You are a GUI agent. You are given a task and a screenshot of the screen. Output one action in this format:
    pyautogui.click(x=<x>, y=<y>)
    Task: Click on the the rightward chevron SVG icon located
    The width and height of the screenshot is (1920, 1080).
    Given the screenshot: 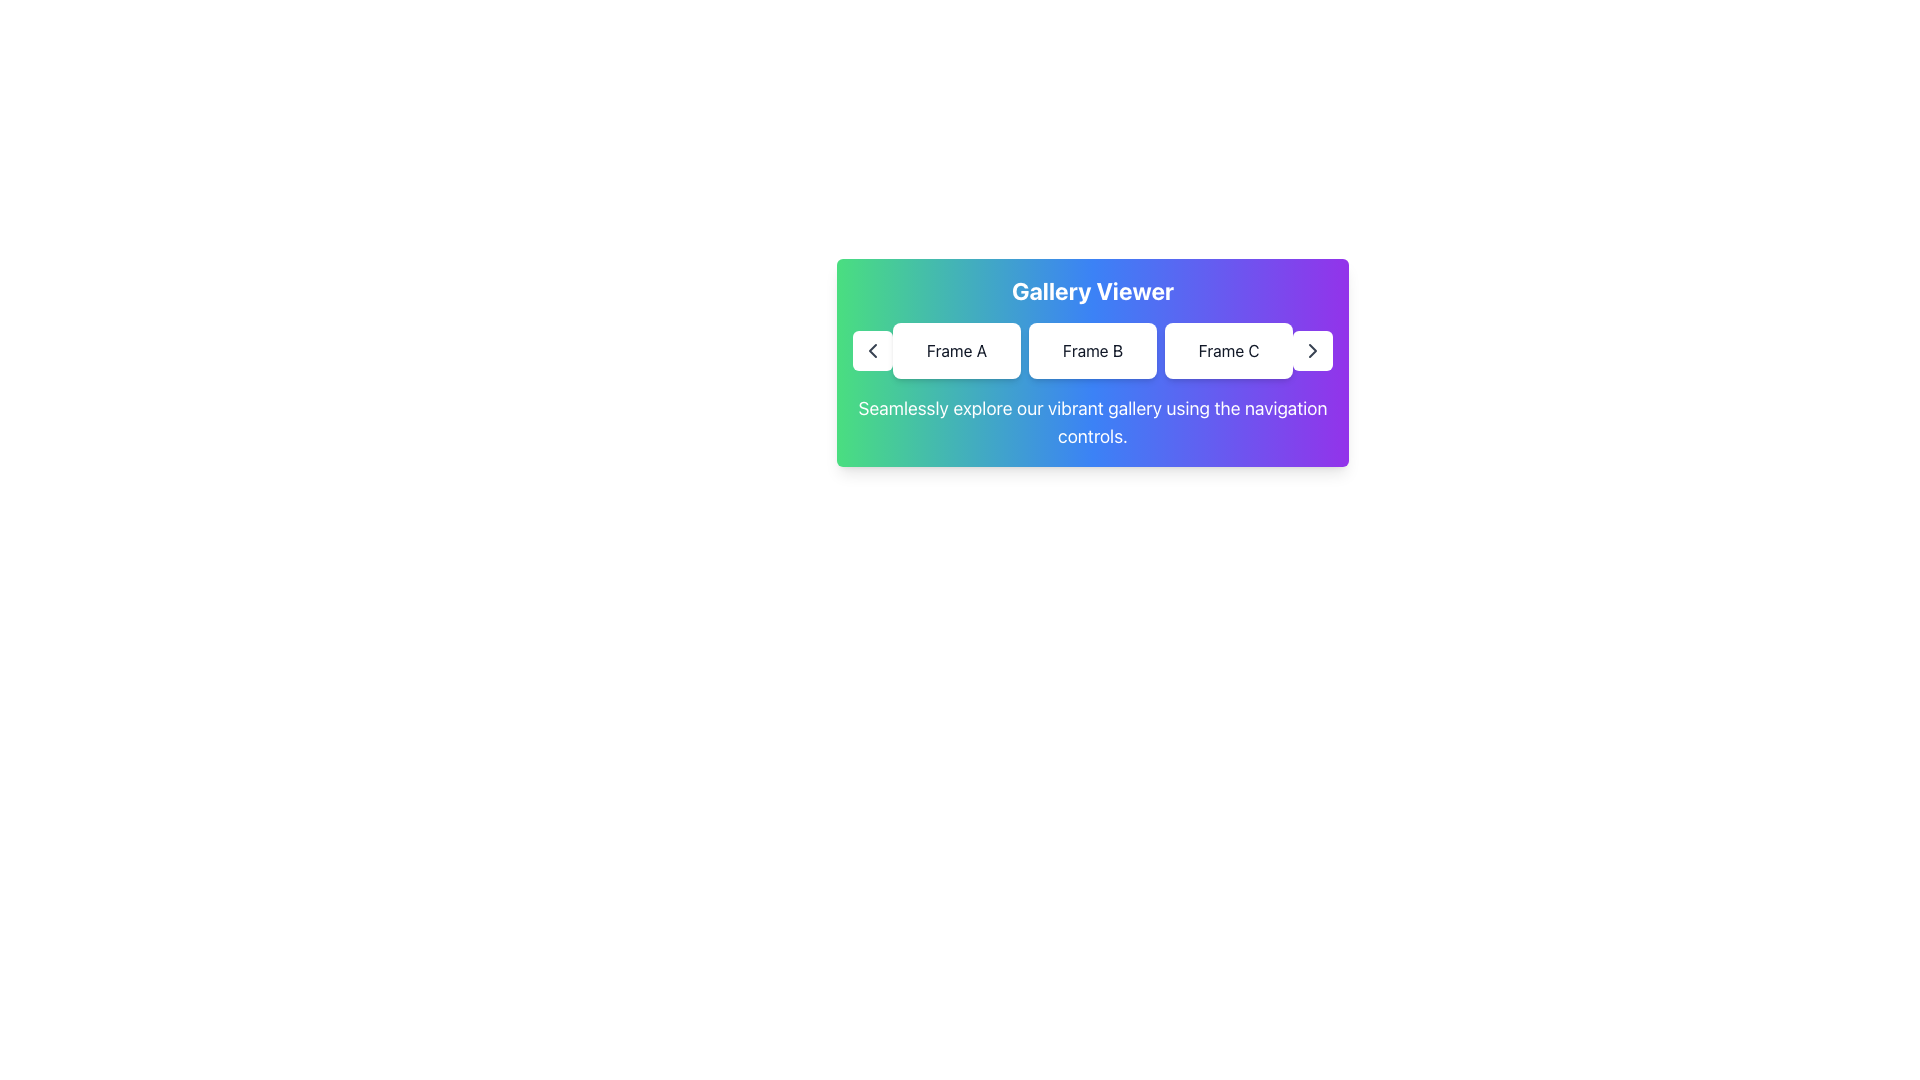 What is the action you would take?
    pyautogui.click(x=1313, y=350)
    